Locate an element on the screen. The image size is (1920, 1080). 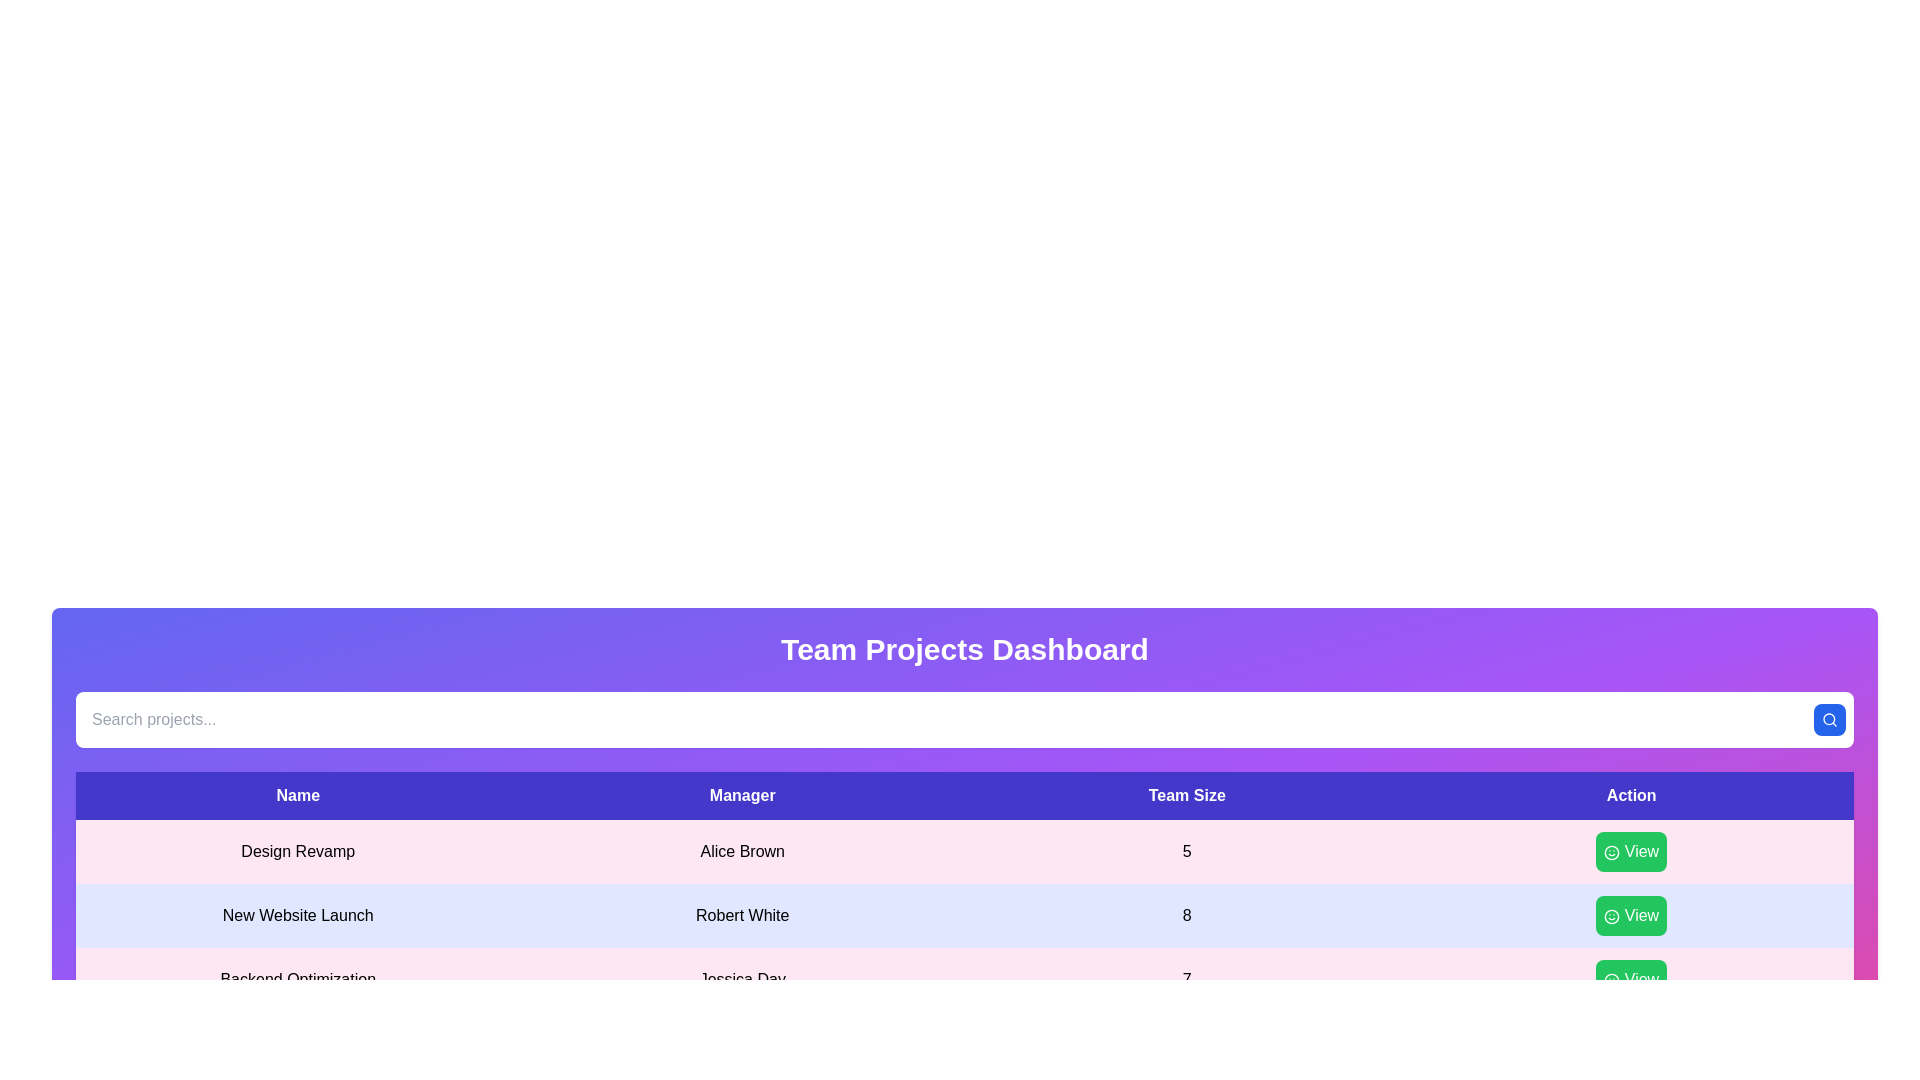
the text label displaying 'Backend Optimization', which is located in the leftmost column of a table under the 'Name' header and has a pink background stripe is located at coordinates (297, 978).